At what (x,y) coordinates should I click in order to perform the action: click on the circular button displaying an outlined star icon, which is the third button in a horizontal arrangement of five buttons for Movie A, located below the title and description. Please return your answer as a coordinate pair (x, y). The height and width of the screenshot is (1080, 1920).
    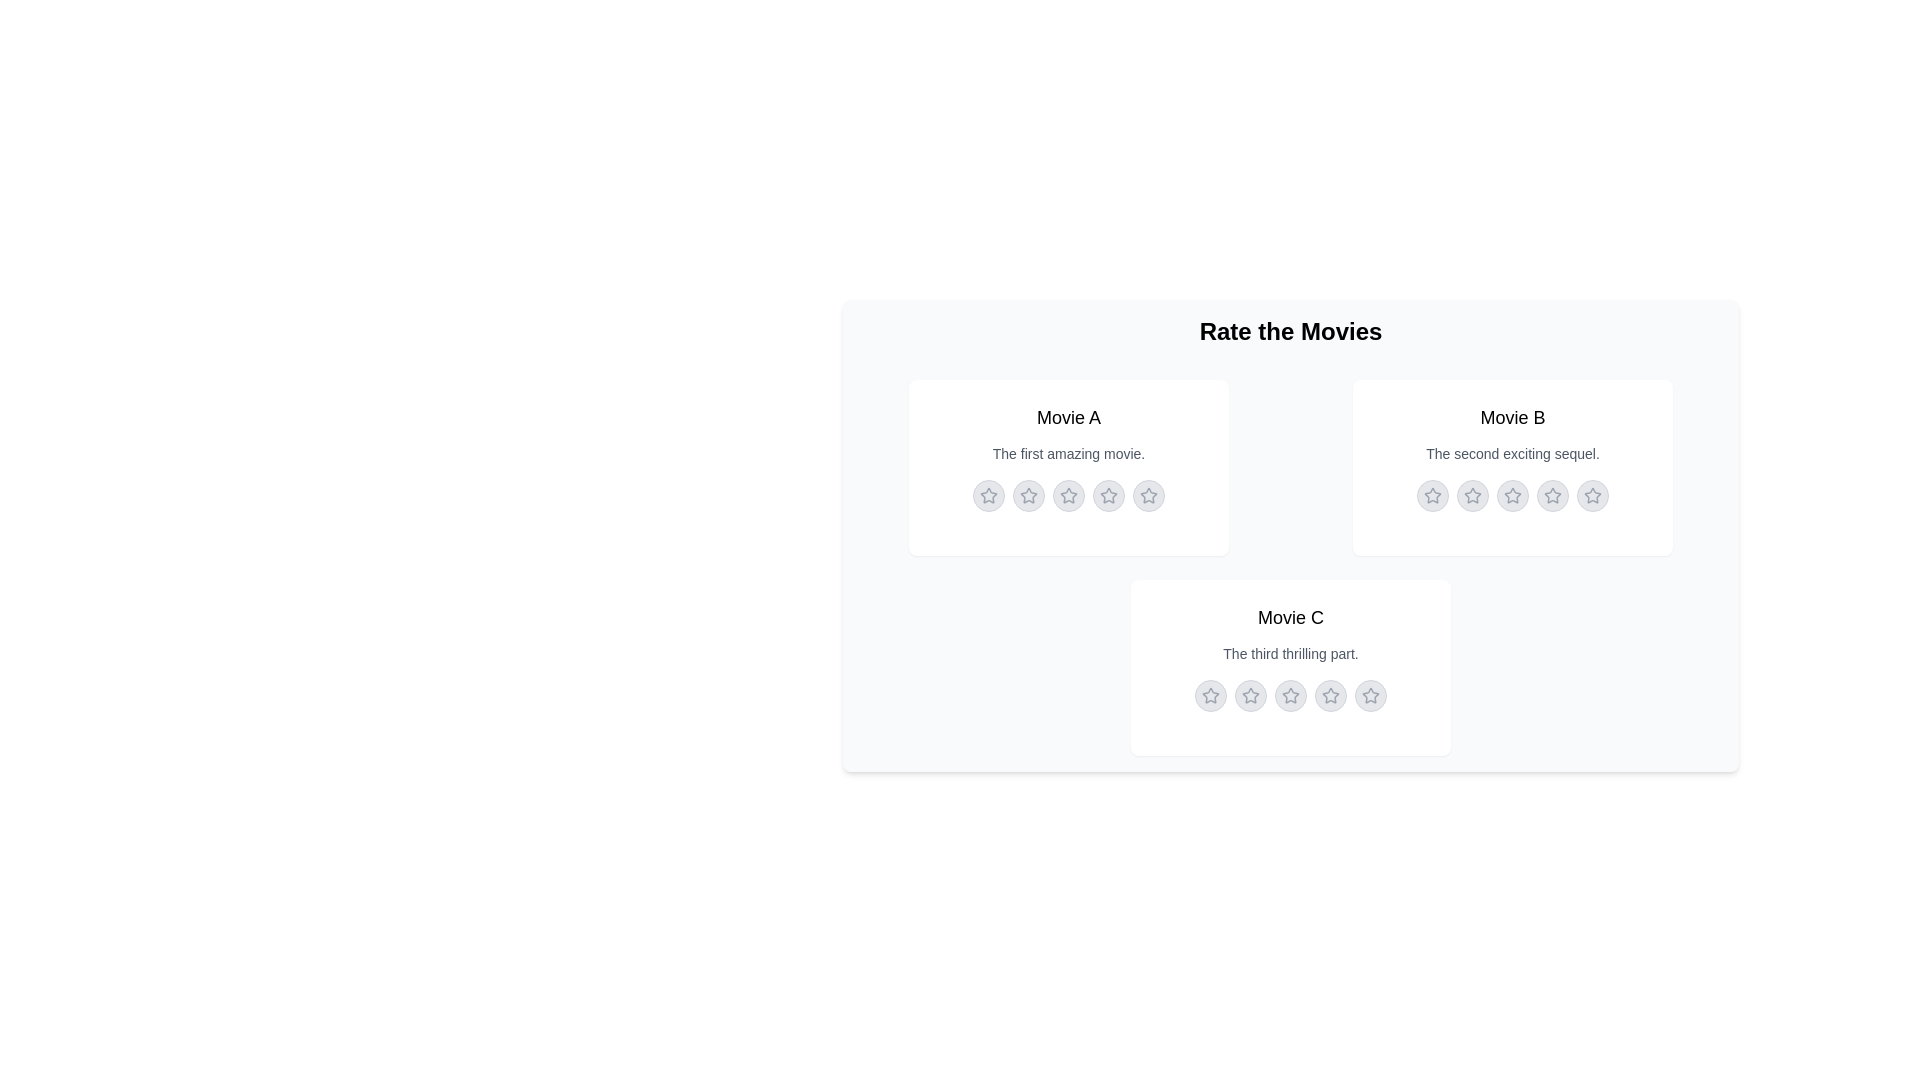
    Looking at the image, I should click on (1068, 495).